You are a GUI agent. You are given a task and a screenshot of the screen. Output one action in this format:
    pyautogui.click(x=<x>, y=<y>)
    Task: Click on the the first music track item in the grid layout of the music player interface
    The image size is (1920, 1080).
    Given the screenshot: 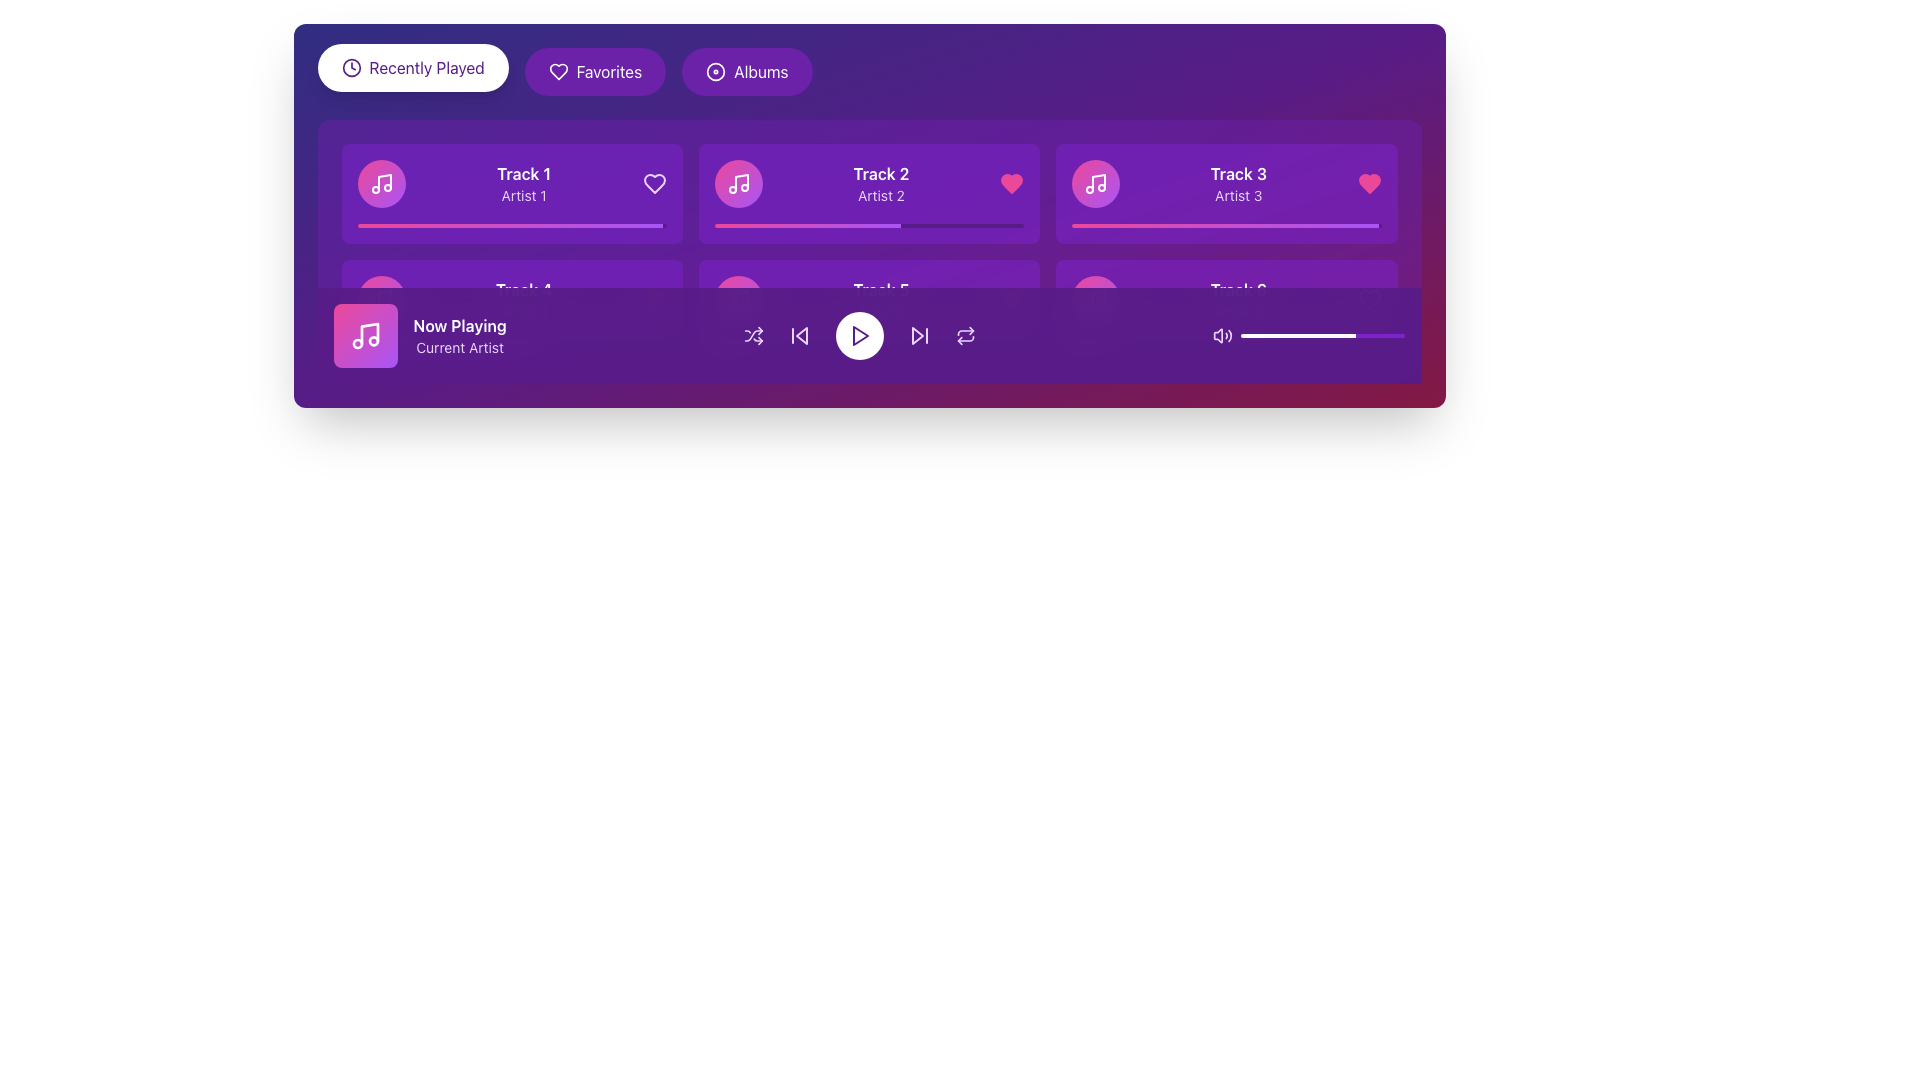 What is the action you would take?
    pyautogui.click(x=512, y=184)
    